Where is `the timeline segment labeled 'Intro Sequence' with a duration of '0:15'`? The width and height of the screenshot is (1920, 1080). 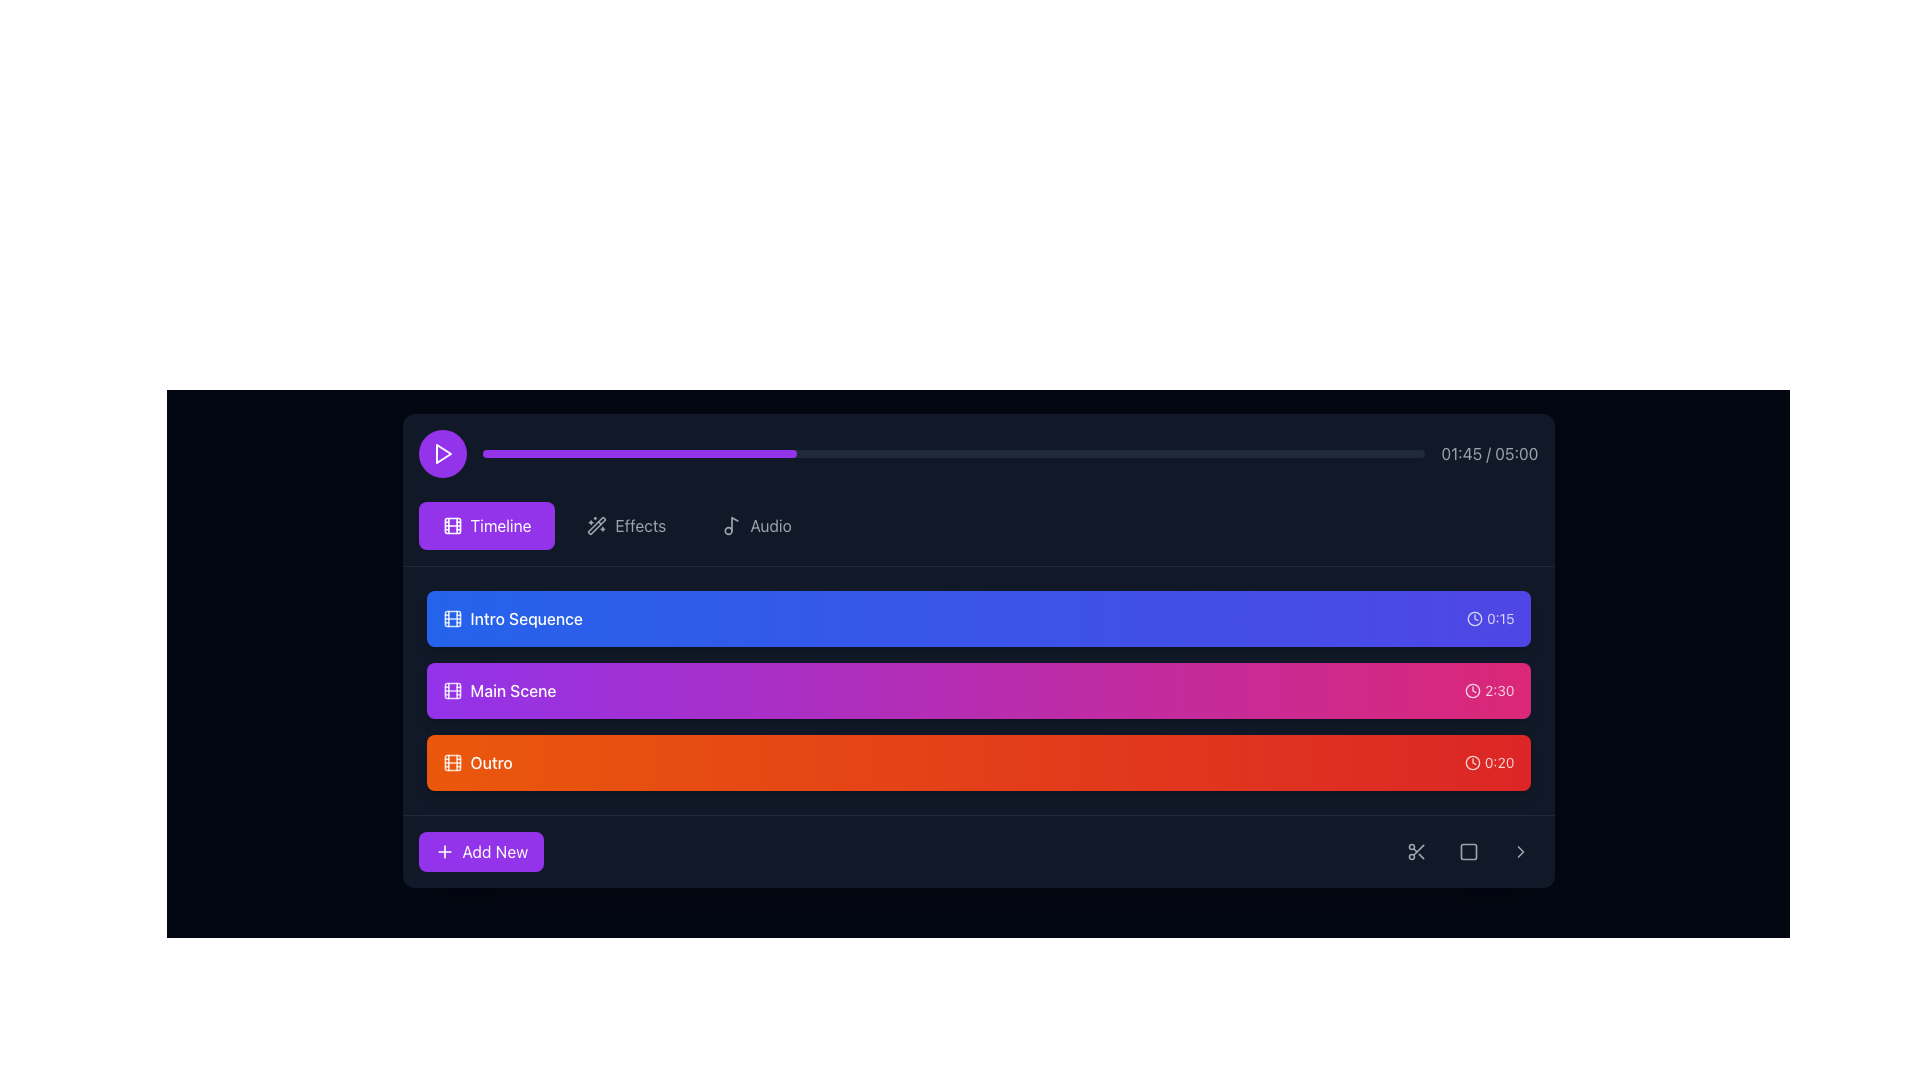 the timeline segment labeled 'Intro Sequence' with a duration of '0:15' is located at coordinates (978, 617).